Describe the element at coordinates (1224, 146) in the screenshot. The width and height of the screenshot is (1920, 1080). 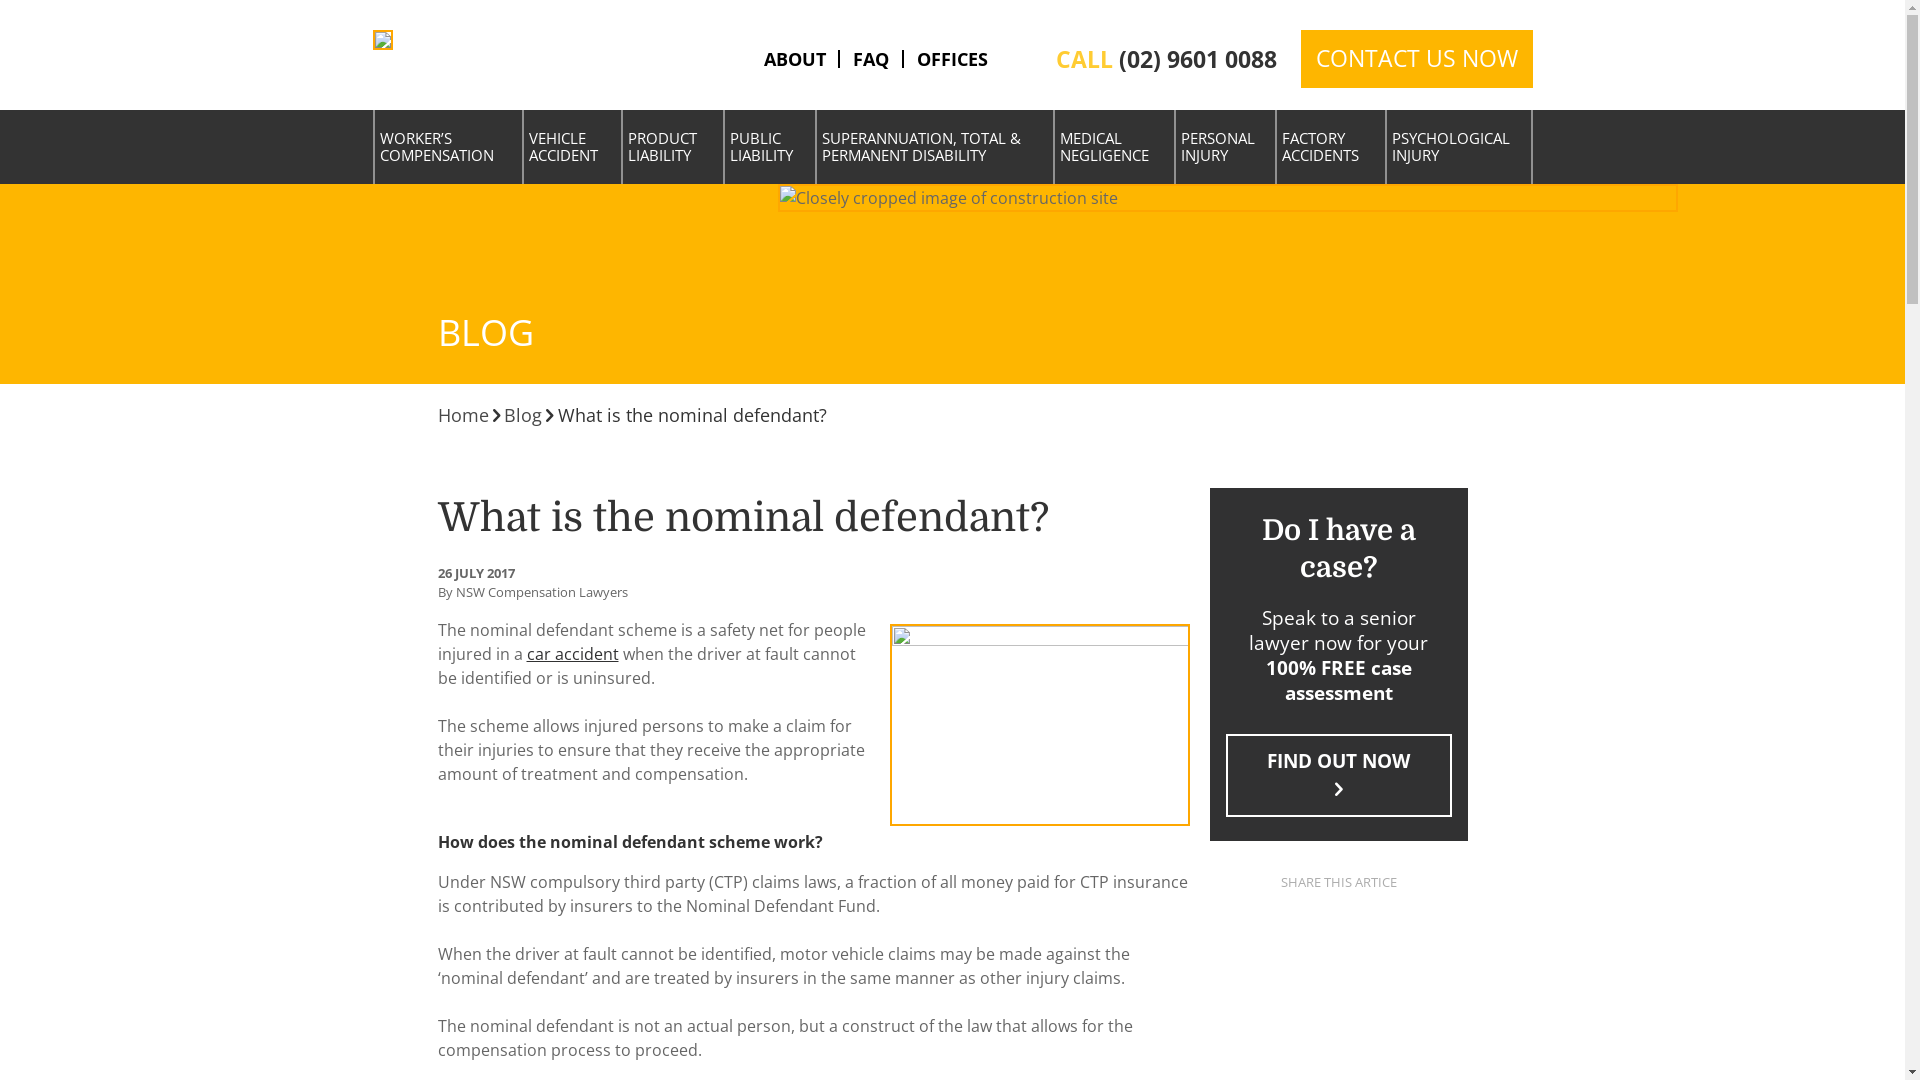
I see `'PERSONAL INJURY'` at that location.